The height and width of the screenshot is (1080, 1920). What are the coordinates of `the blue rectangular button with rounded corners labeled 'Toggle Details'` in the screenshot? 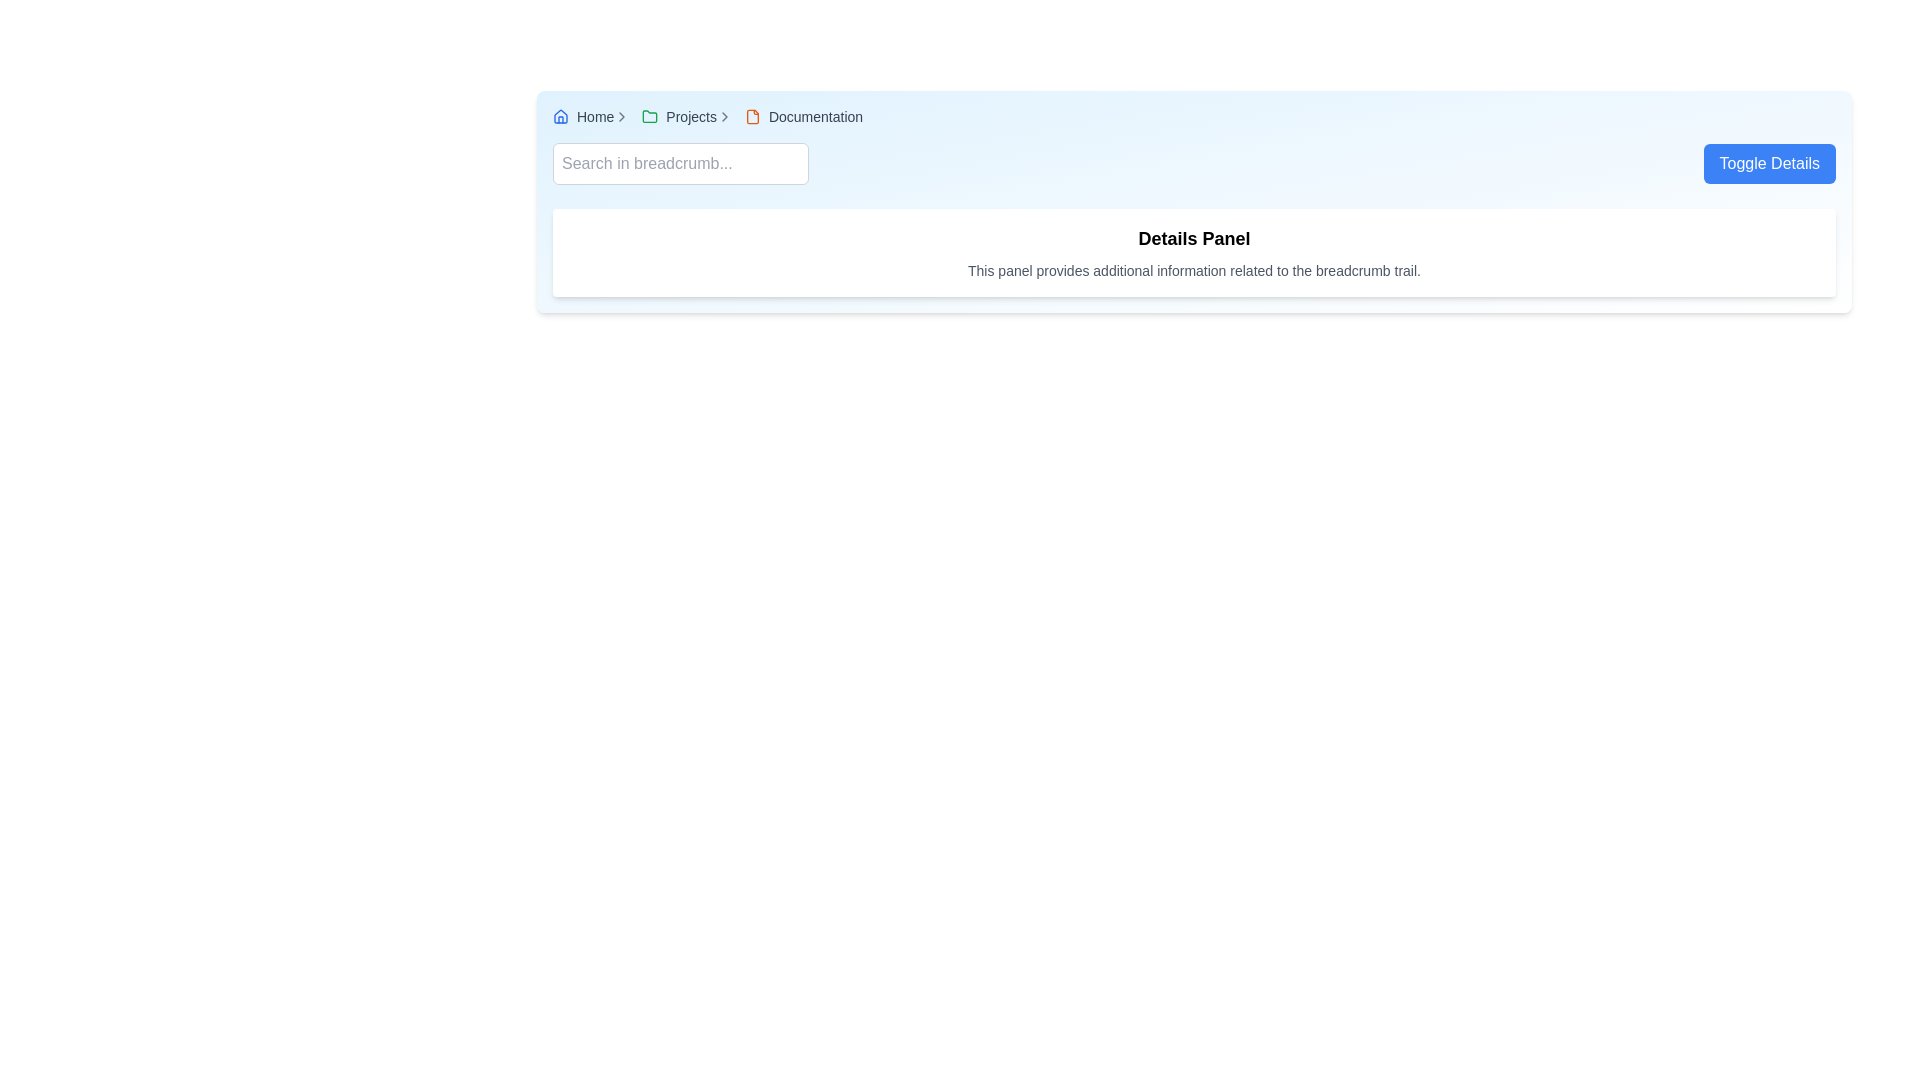 It's located at (1769, 163).